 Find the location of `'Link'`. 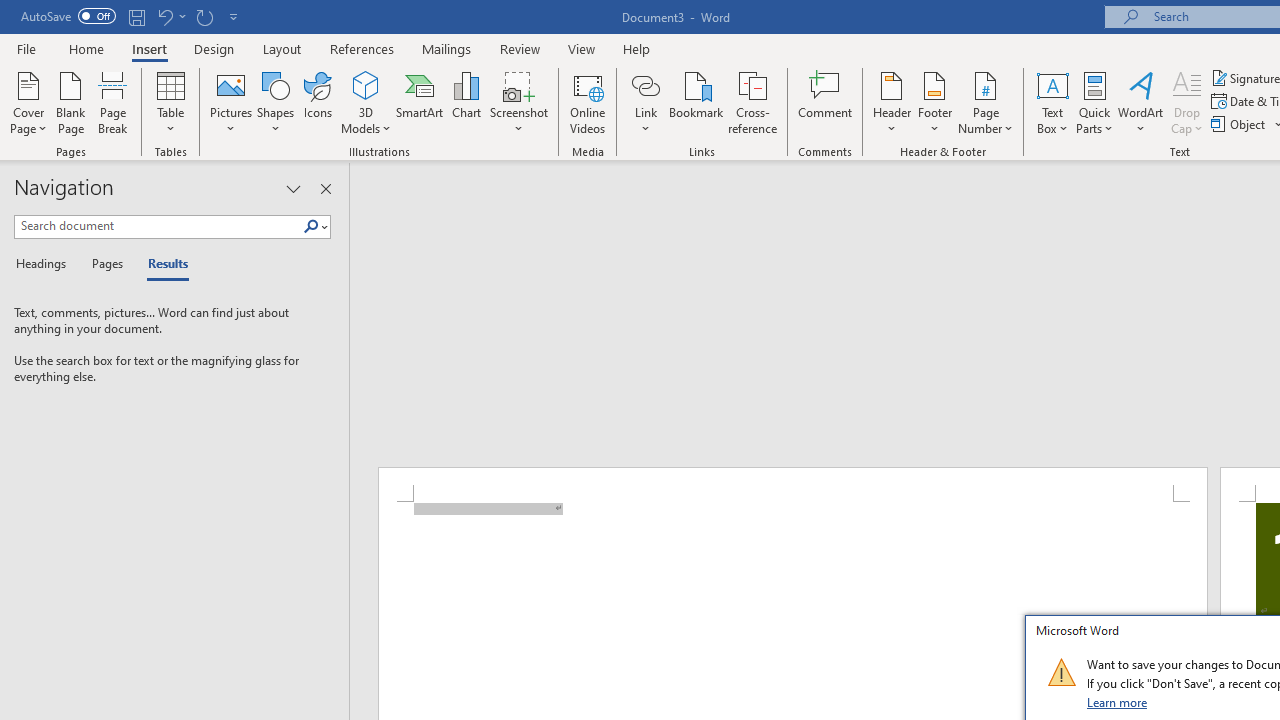

'Link' is located at coordinates (645, 84).